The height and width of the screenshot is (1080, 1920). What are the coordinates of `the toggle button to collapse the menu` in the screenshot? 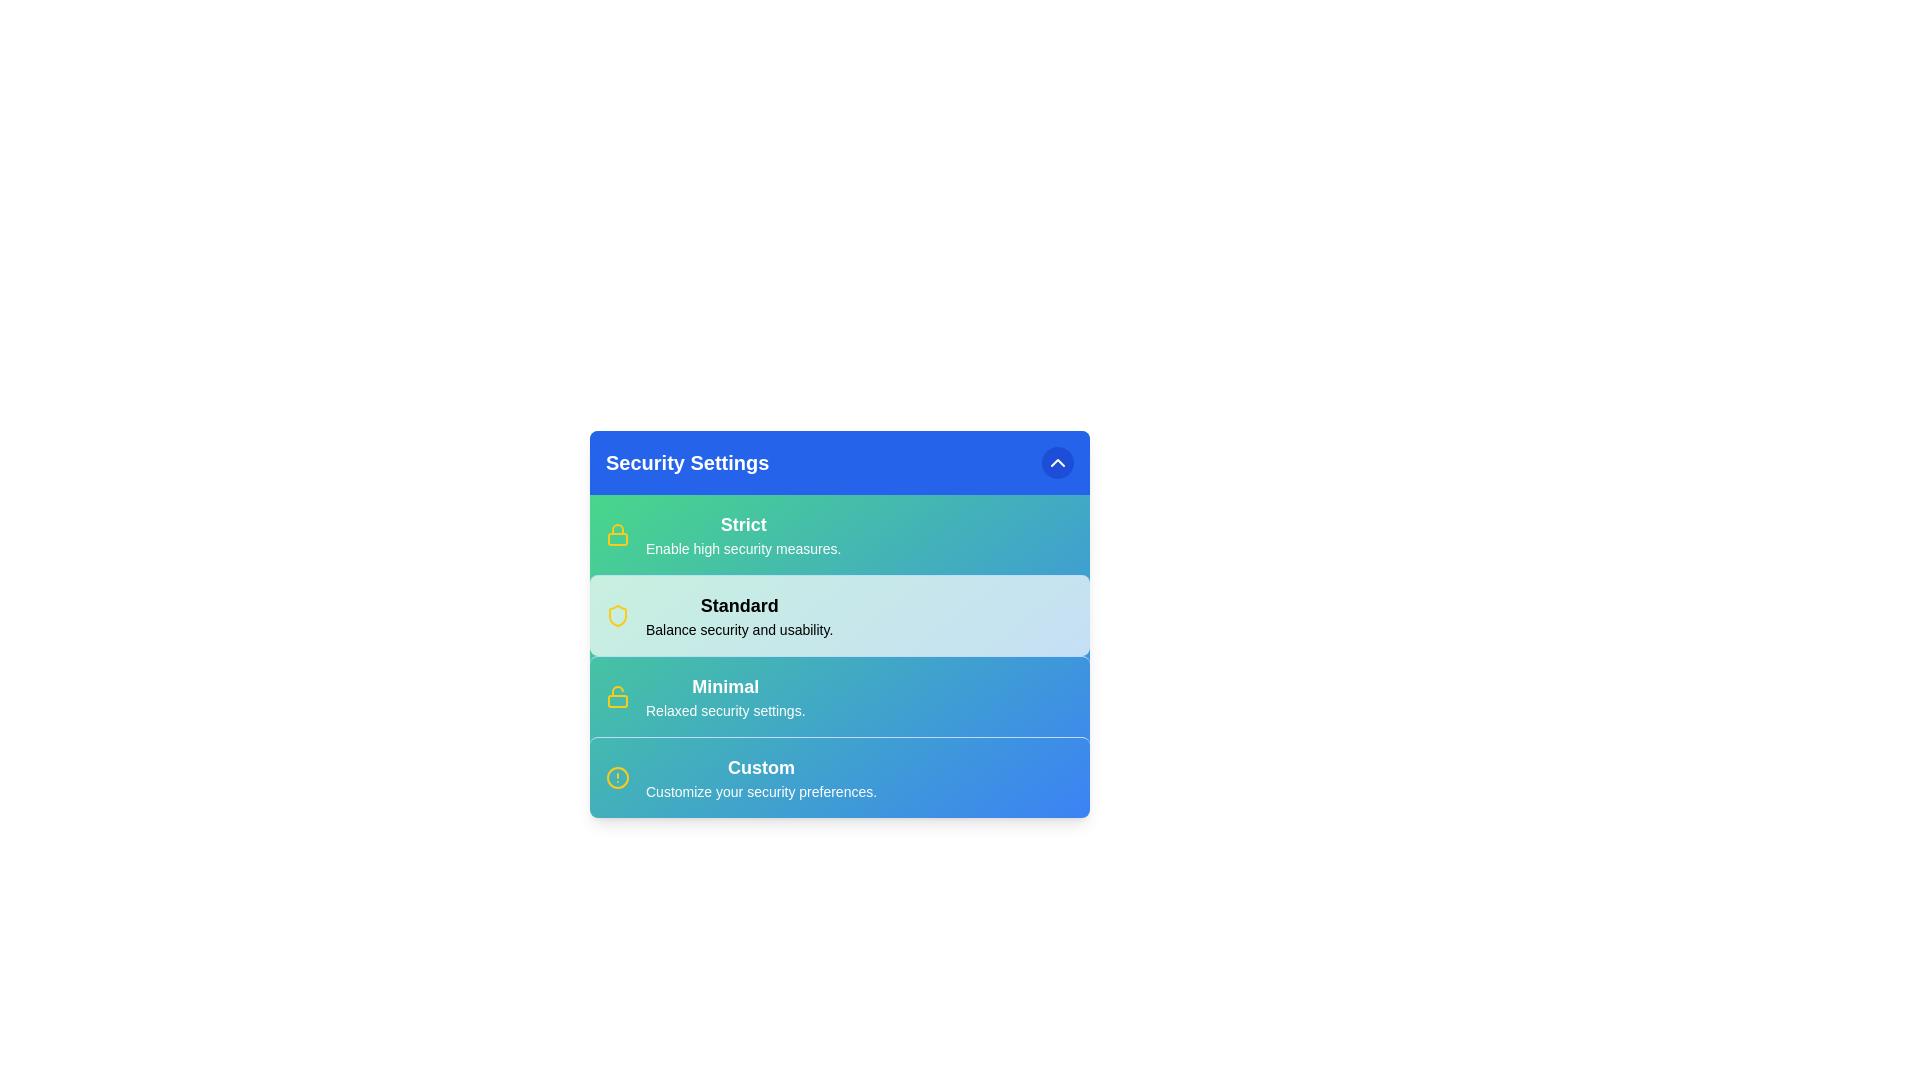 It's located at (1056, 462).